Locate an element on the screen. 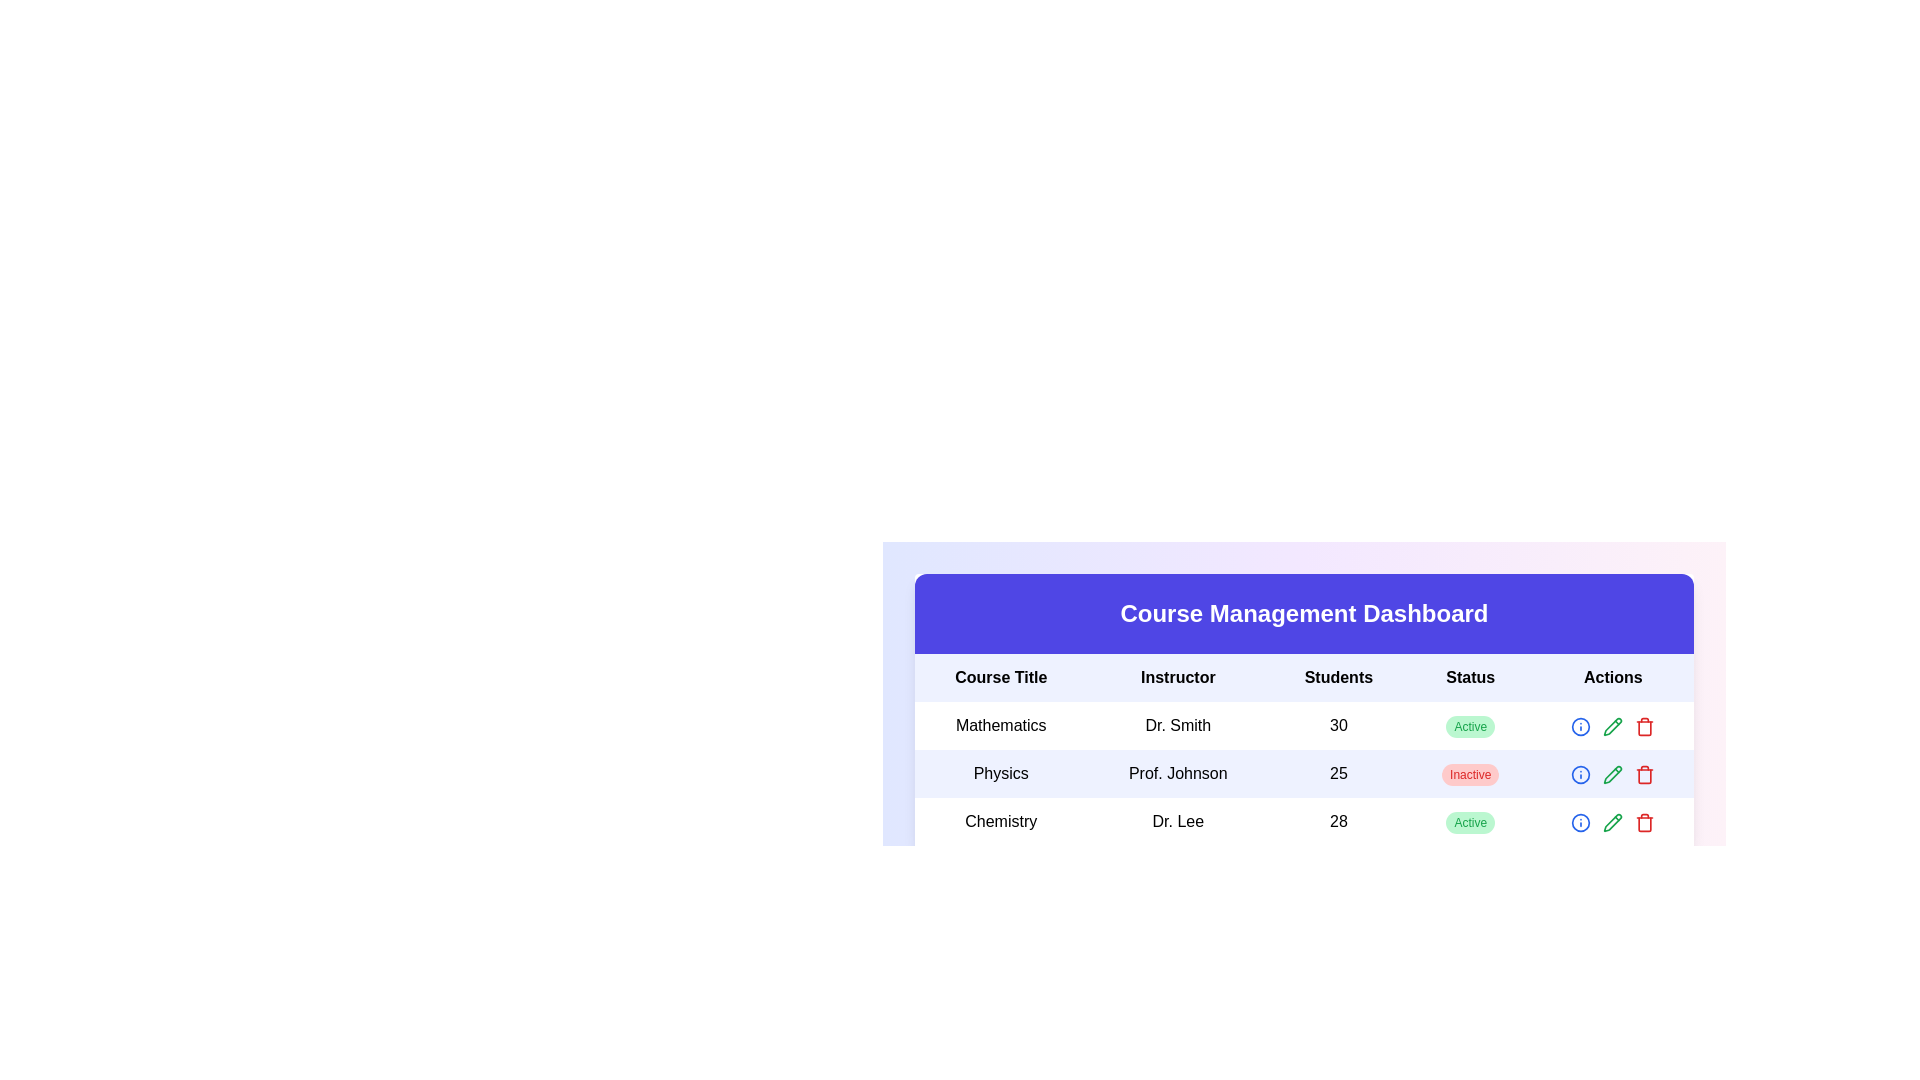 Image resolution: width=1920 pixels, height=1080 pixels. header text labeled 'Course Management Dashboard' which is prominently displayed in bold white font against an indigo background at the top of the interface is located at coordinates (1304, 612).